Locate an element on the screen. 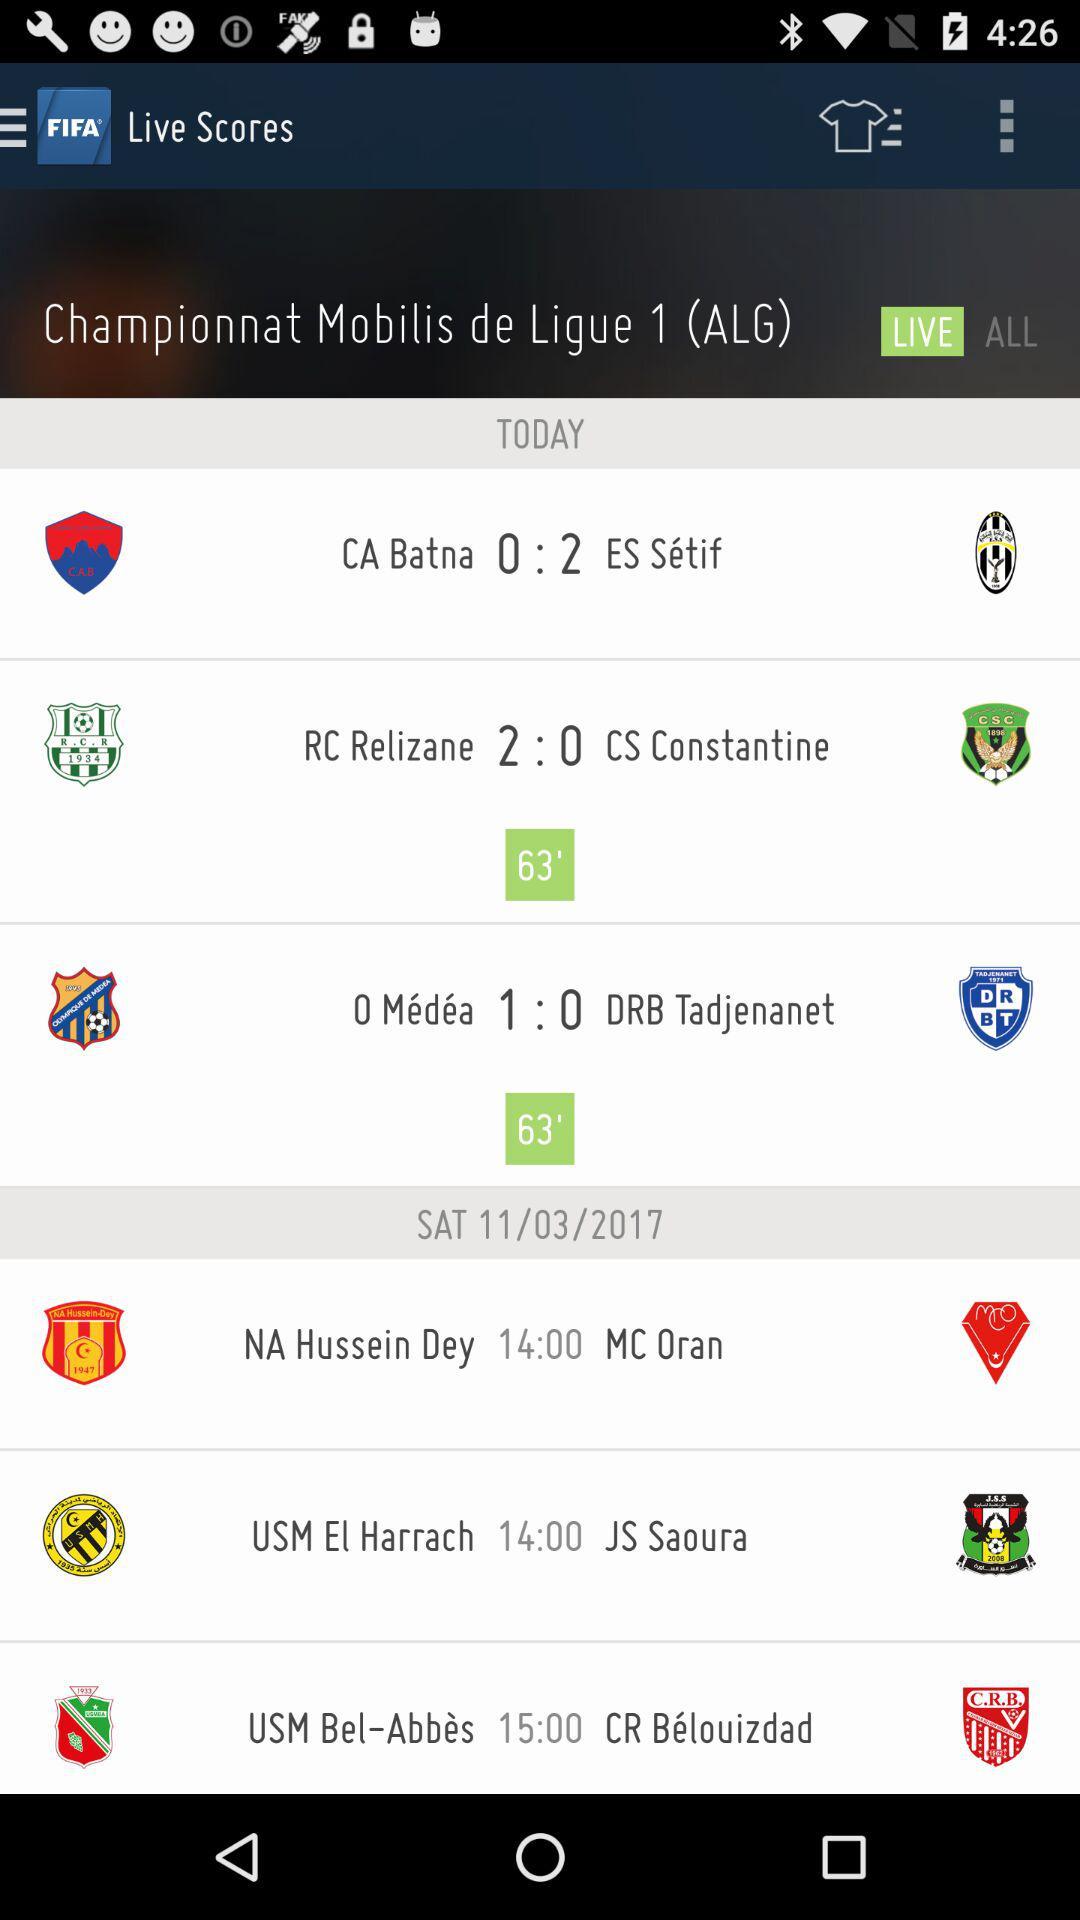 This screenshot has width=1080, height=1920. the item to the right of 14:00 is located at coordinates (758, 1343).